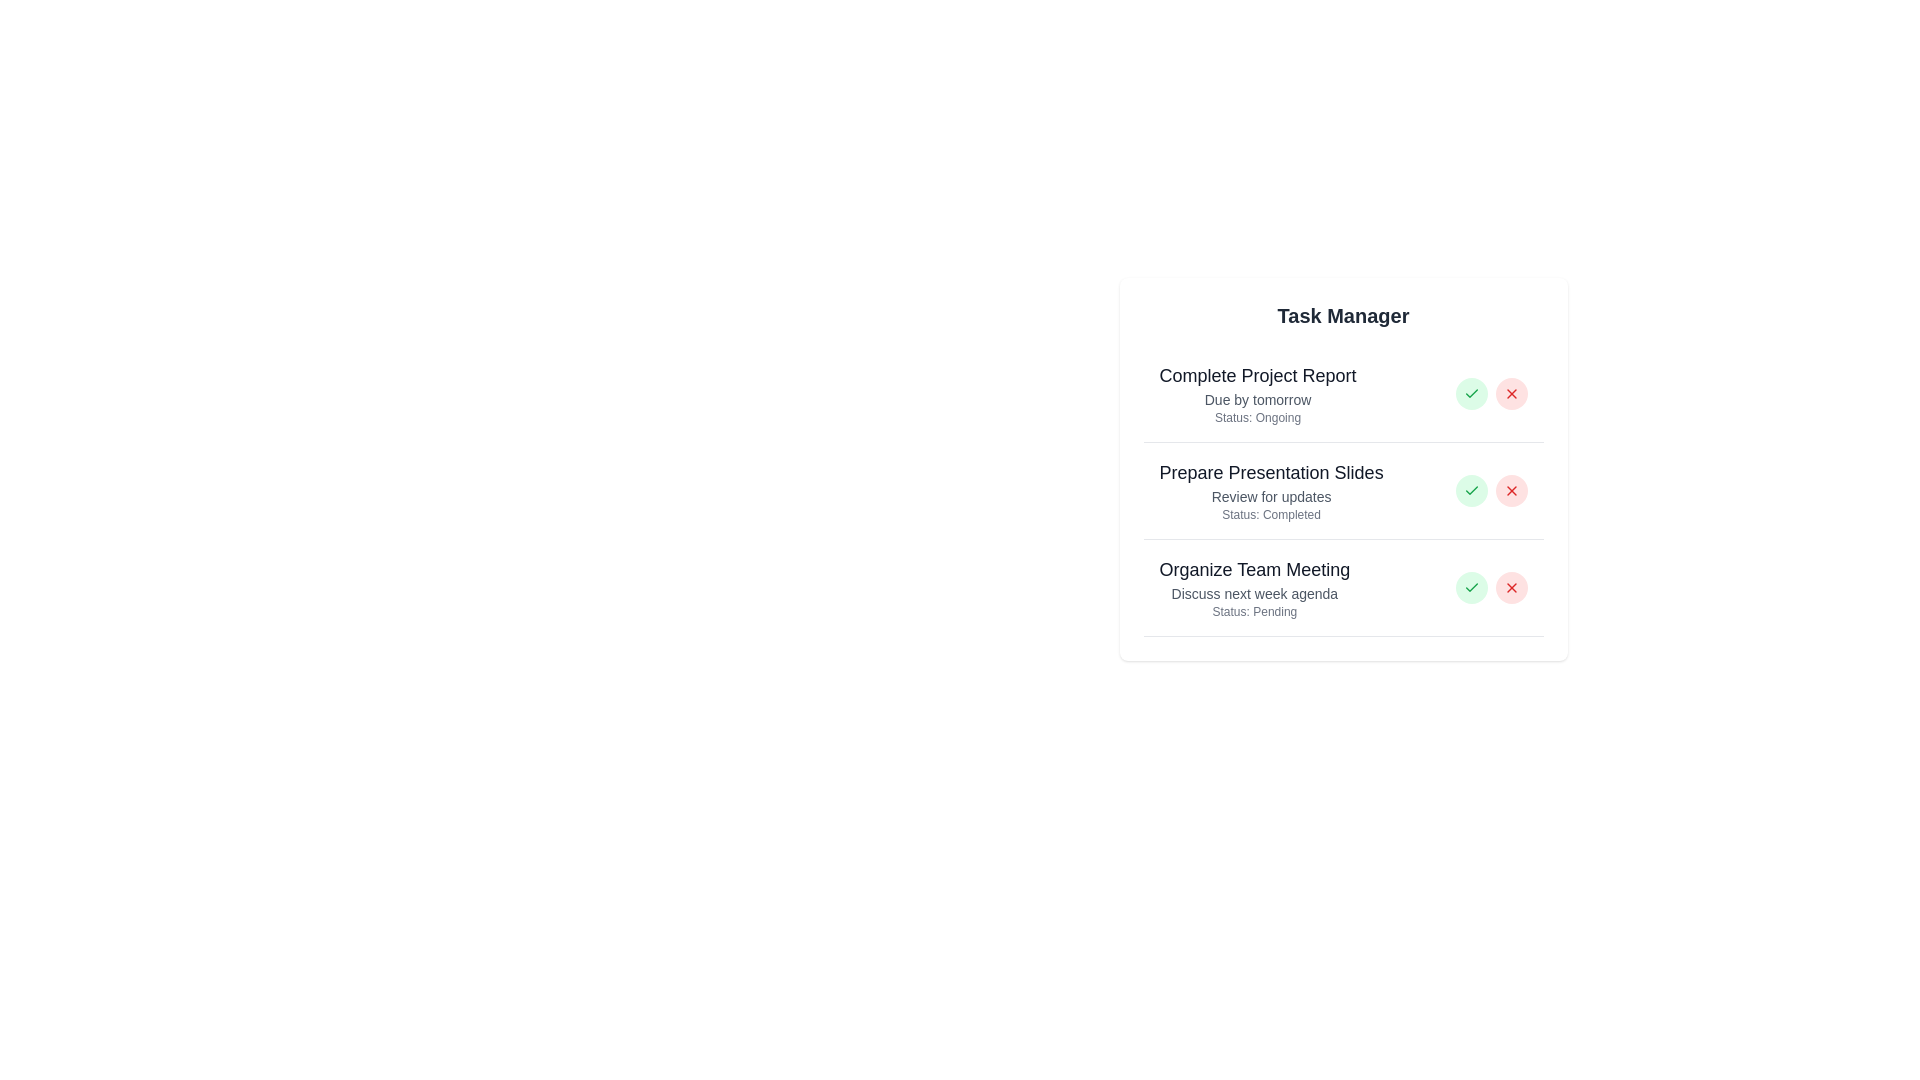 Image resolution: width=1920 pixels, height=1080 pixels. I want to click on the static text label providing additional information about the task 'Prepare Presentation Slides' located between the task title and the status label, so click(1270, 496).